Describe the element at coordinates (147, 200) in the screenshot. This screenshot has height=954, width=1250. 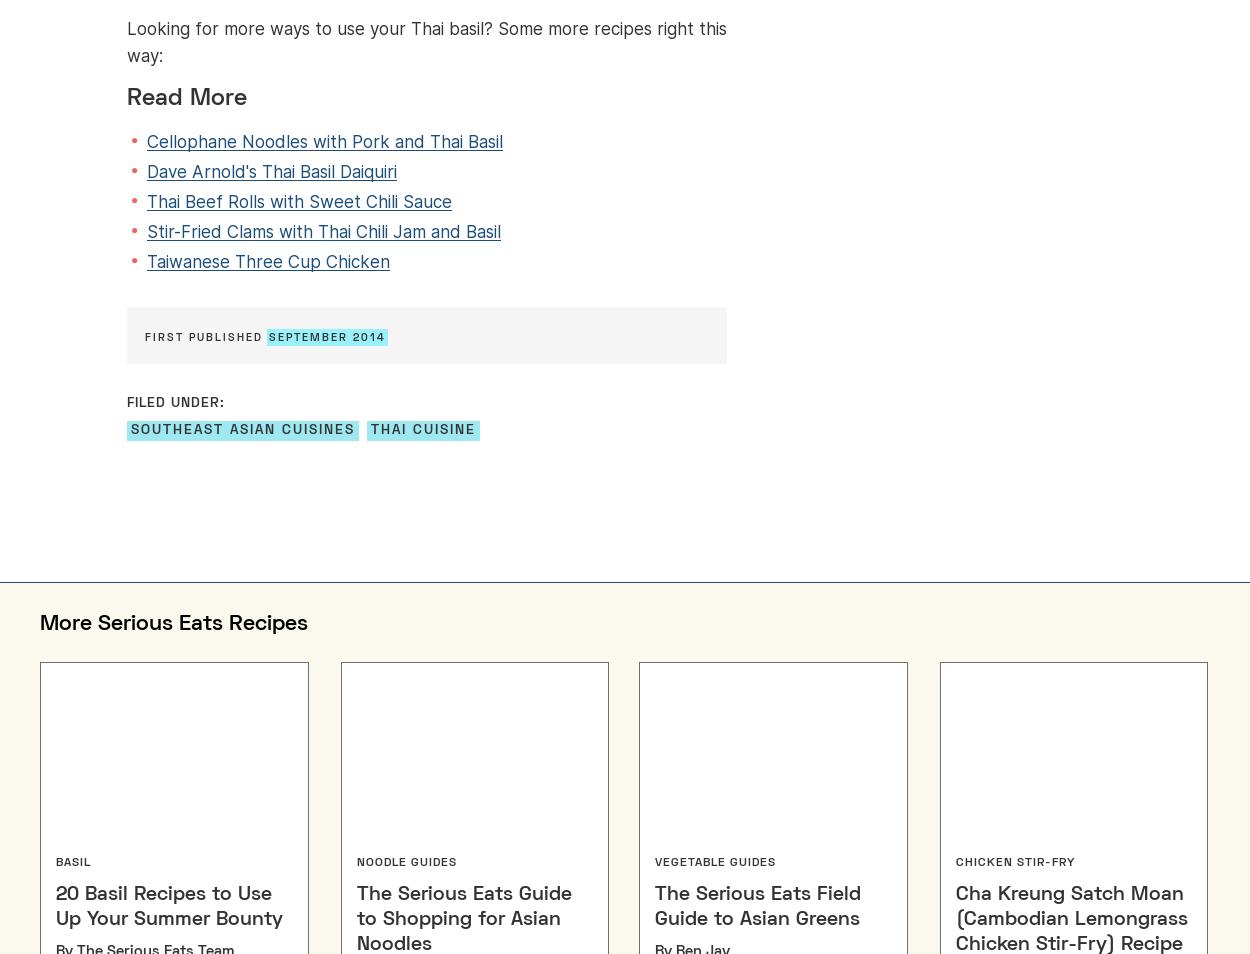
I see `'Thai Beef Rolls with Sweet Chili Sauce'` at that location.